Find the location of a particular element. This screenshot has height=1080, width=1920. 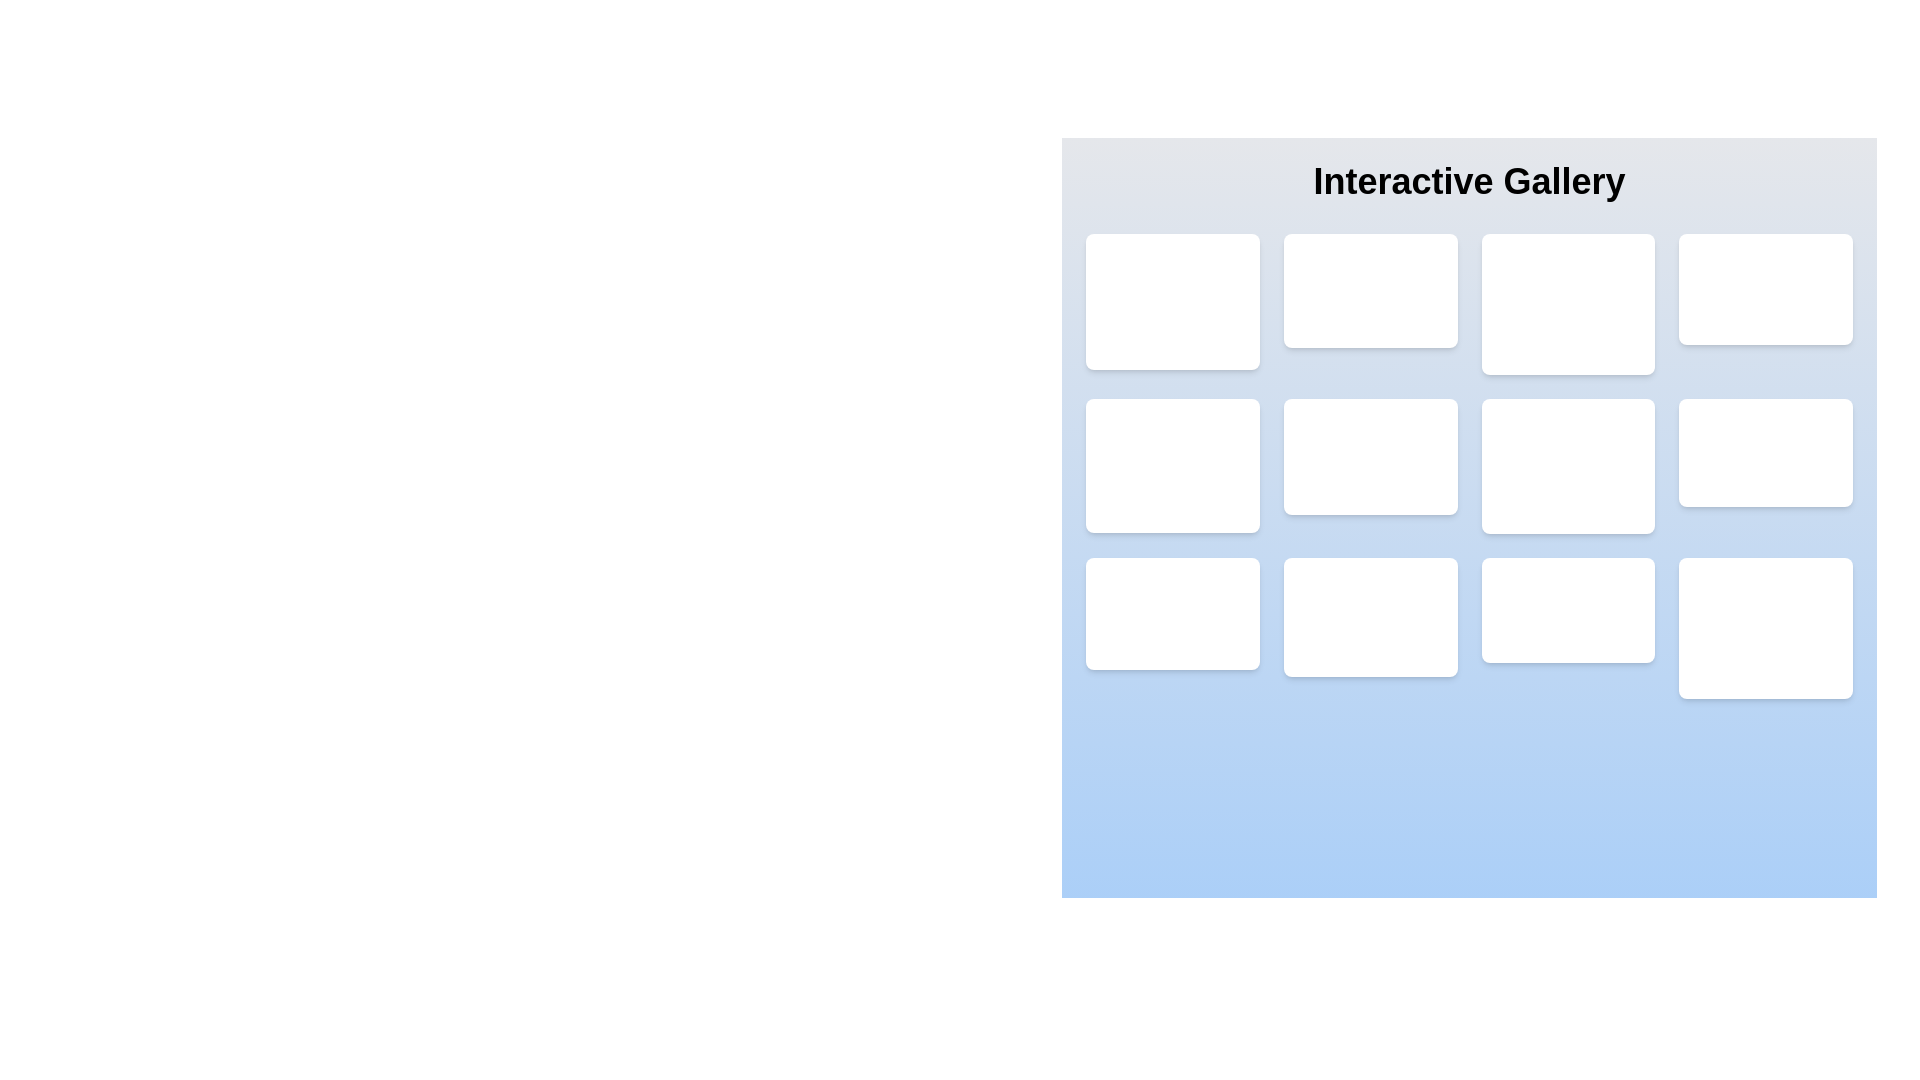

the 'Artwork #12' card located at the bottom right corner of the grid layout is located at coordinates (1766, 627).